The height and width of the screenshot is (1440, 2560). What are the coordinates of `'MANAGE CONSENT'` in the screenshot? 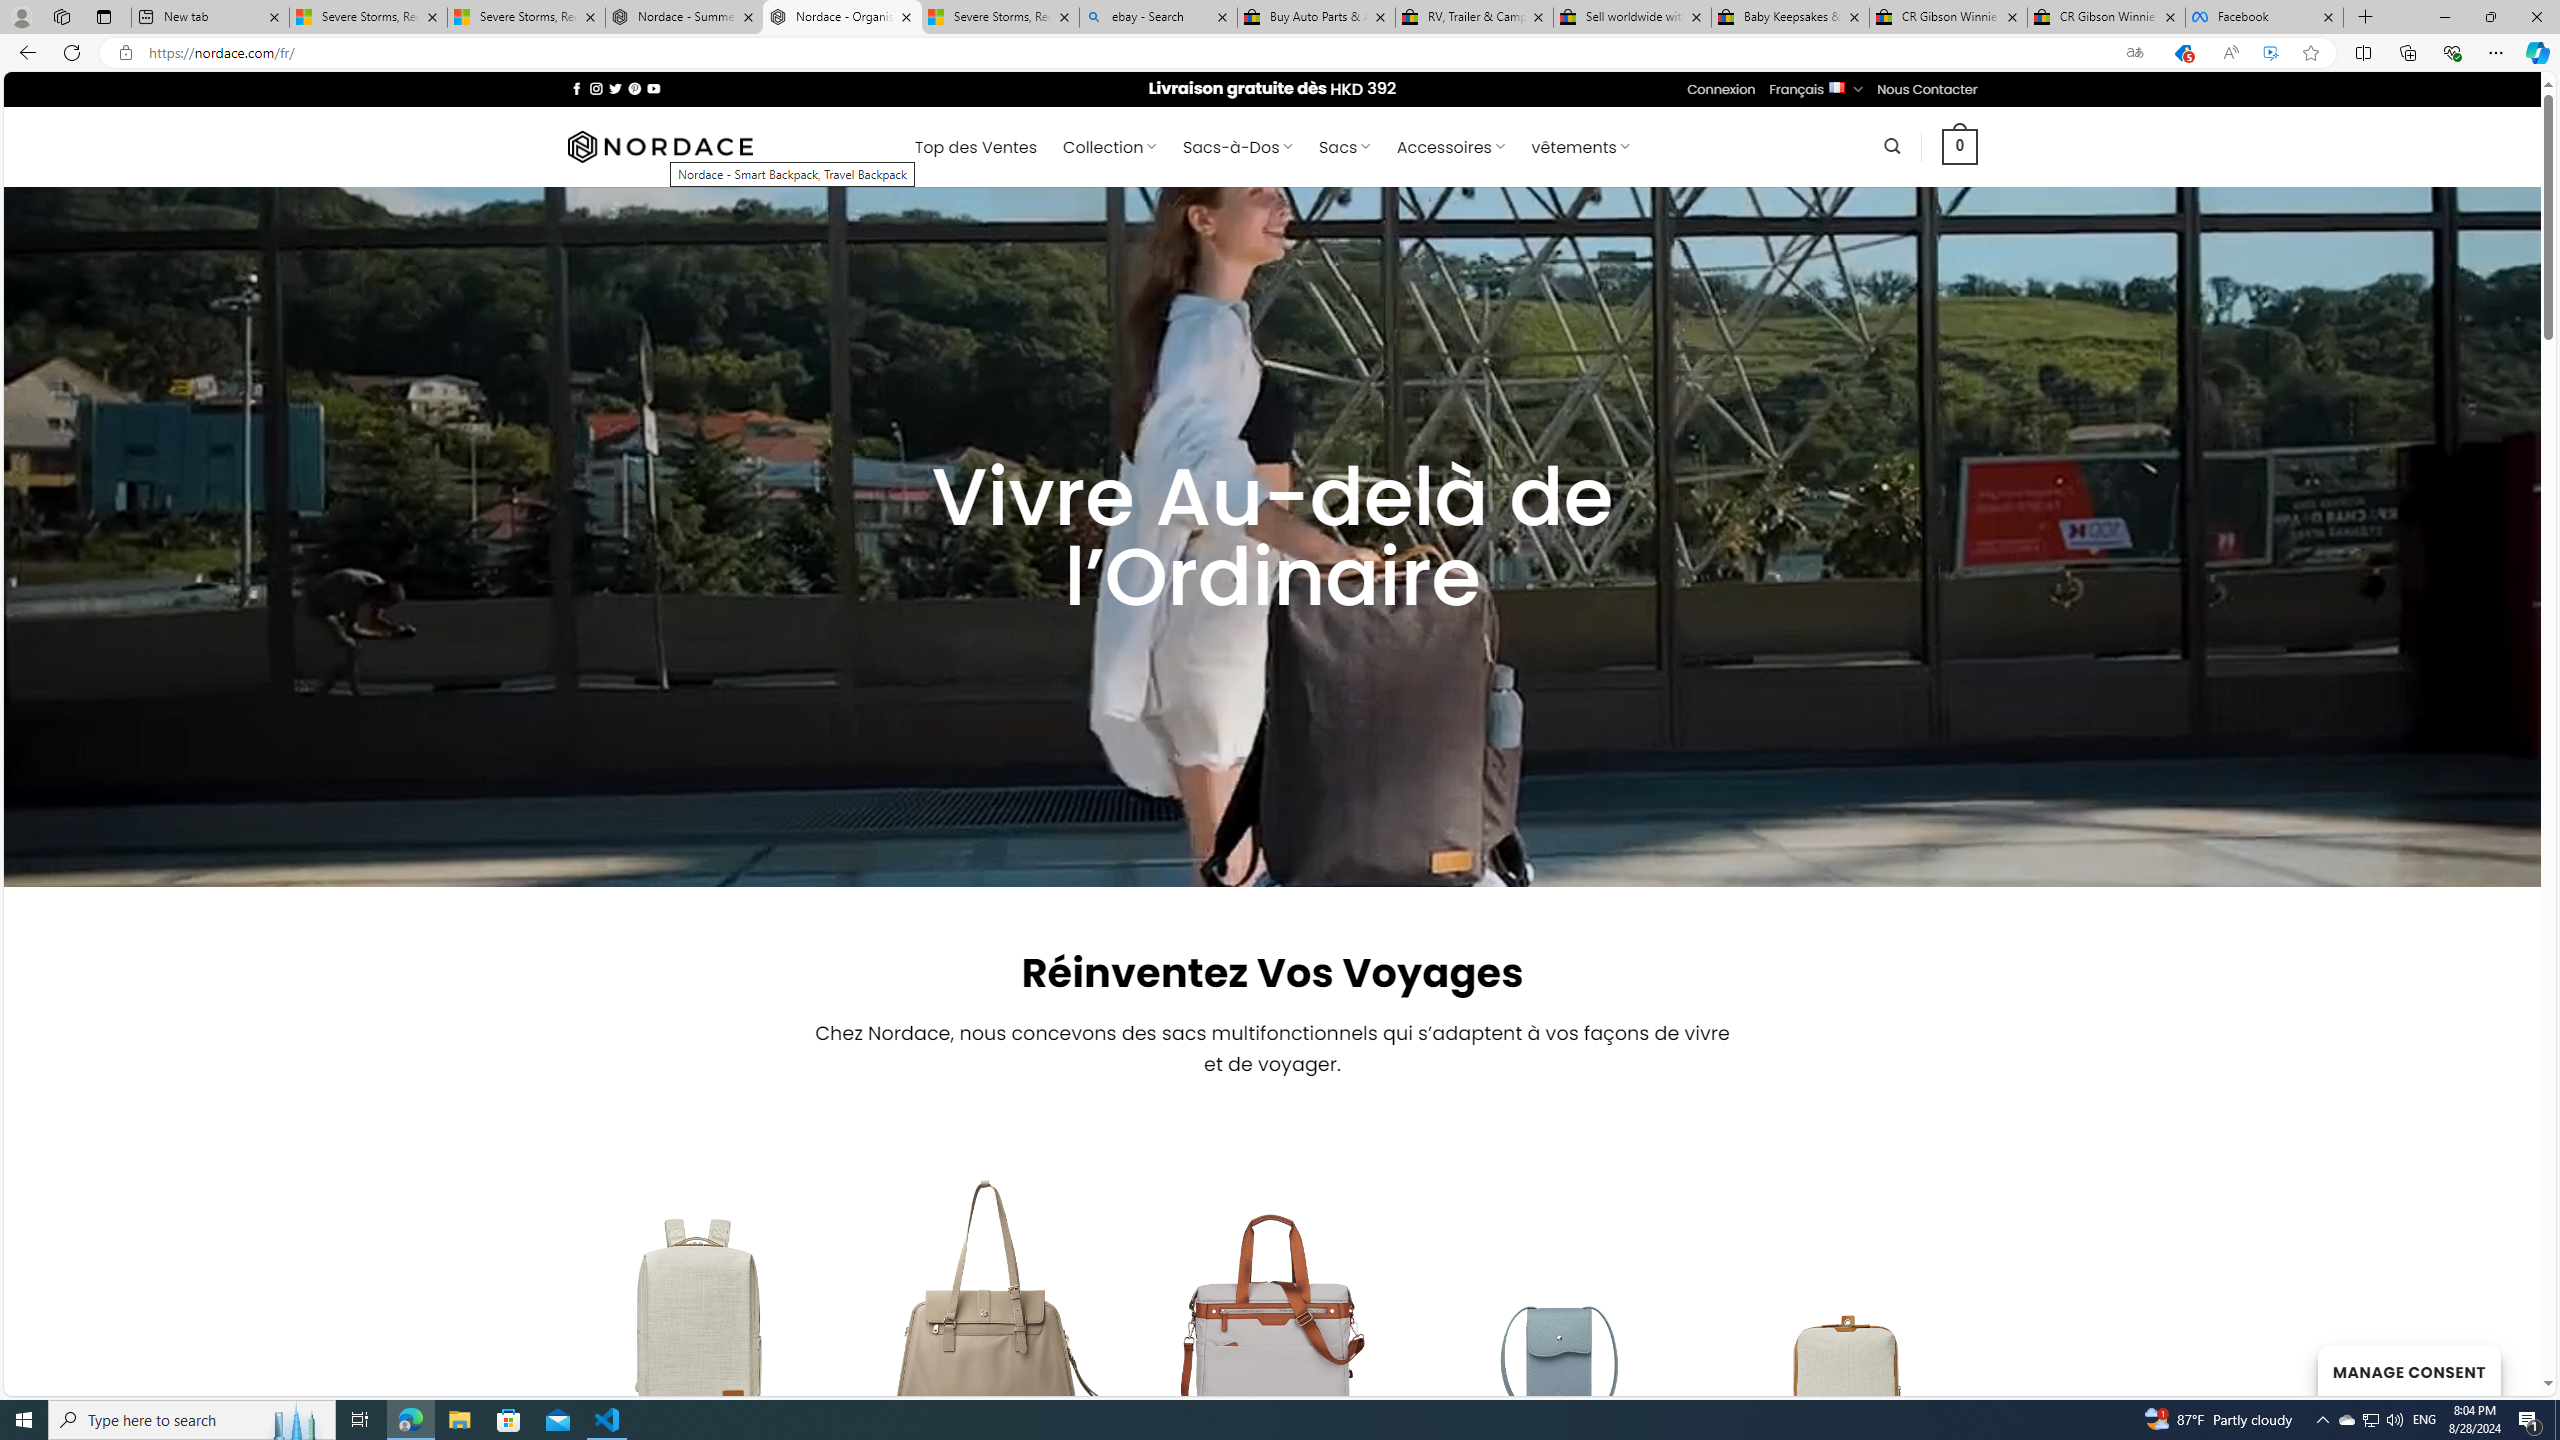 It's located at (2408, 1370).